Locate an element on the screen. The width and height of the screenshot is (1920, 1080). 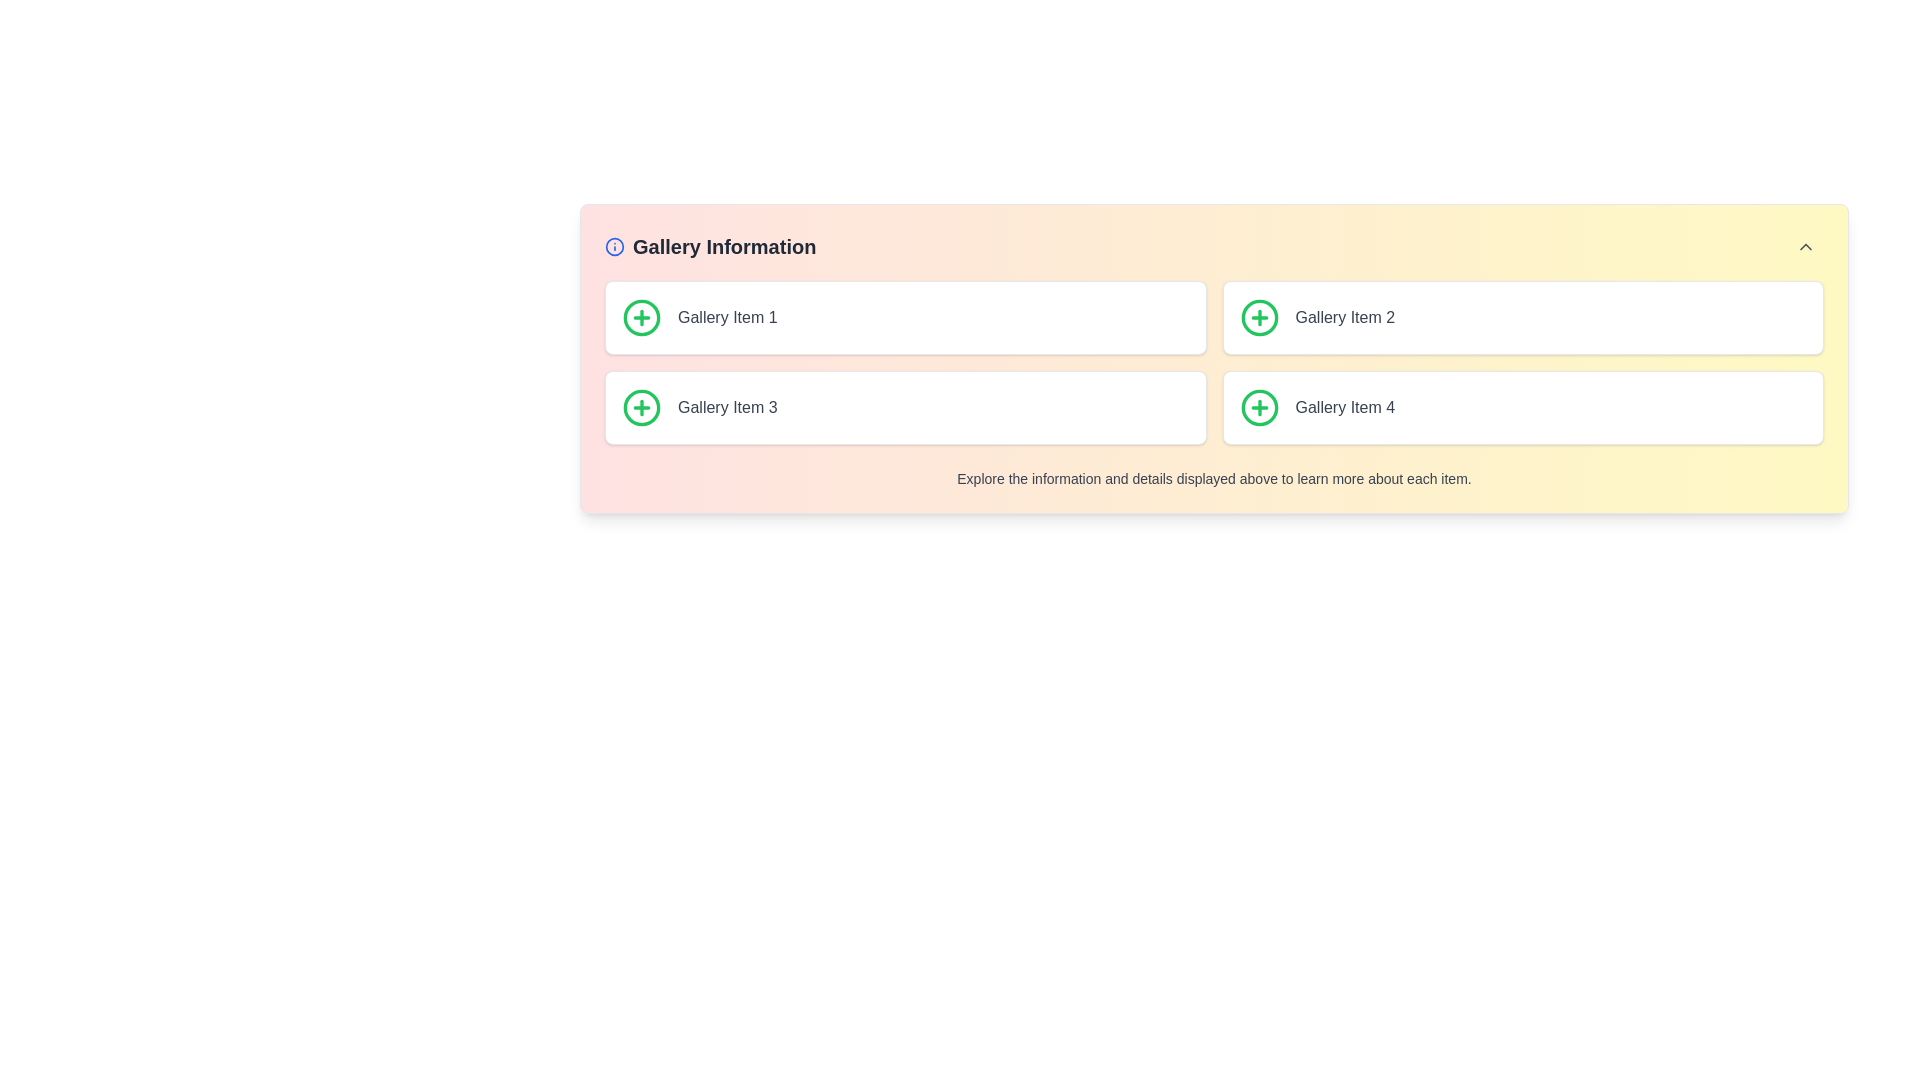
the text label reading 'Gallery Item 1', which is styled in gray and positioned to the right of a green plus icon in the top-left section of a grid-like display is located at coordinates (726, 316).